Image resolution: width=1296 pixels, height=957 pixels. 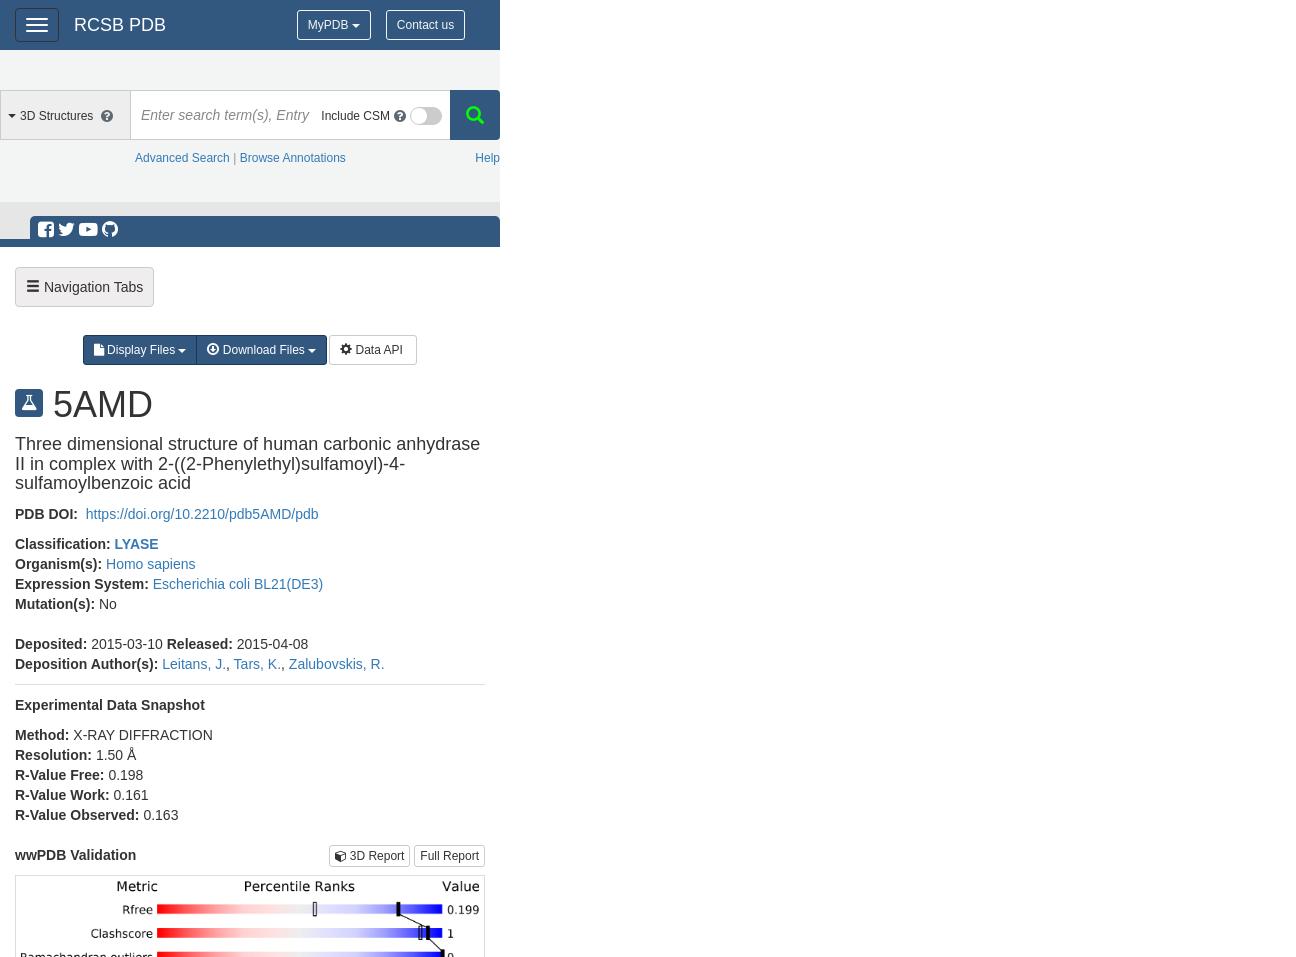 What do you see at coordinates (200, 642) in the screenshot?
I see `'Released:'` at bounding box center [200, 642].